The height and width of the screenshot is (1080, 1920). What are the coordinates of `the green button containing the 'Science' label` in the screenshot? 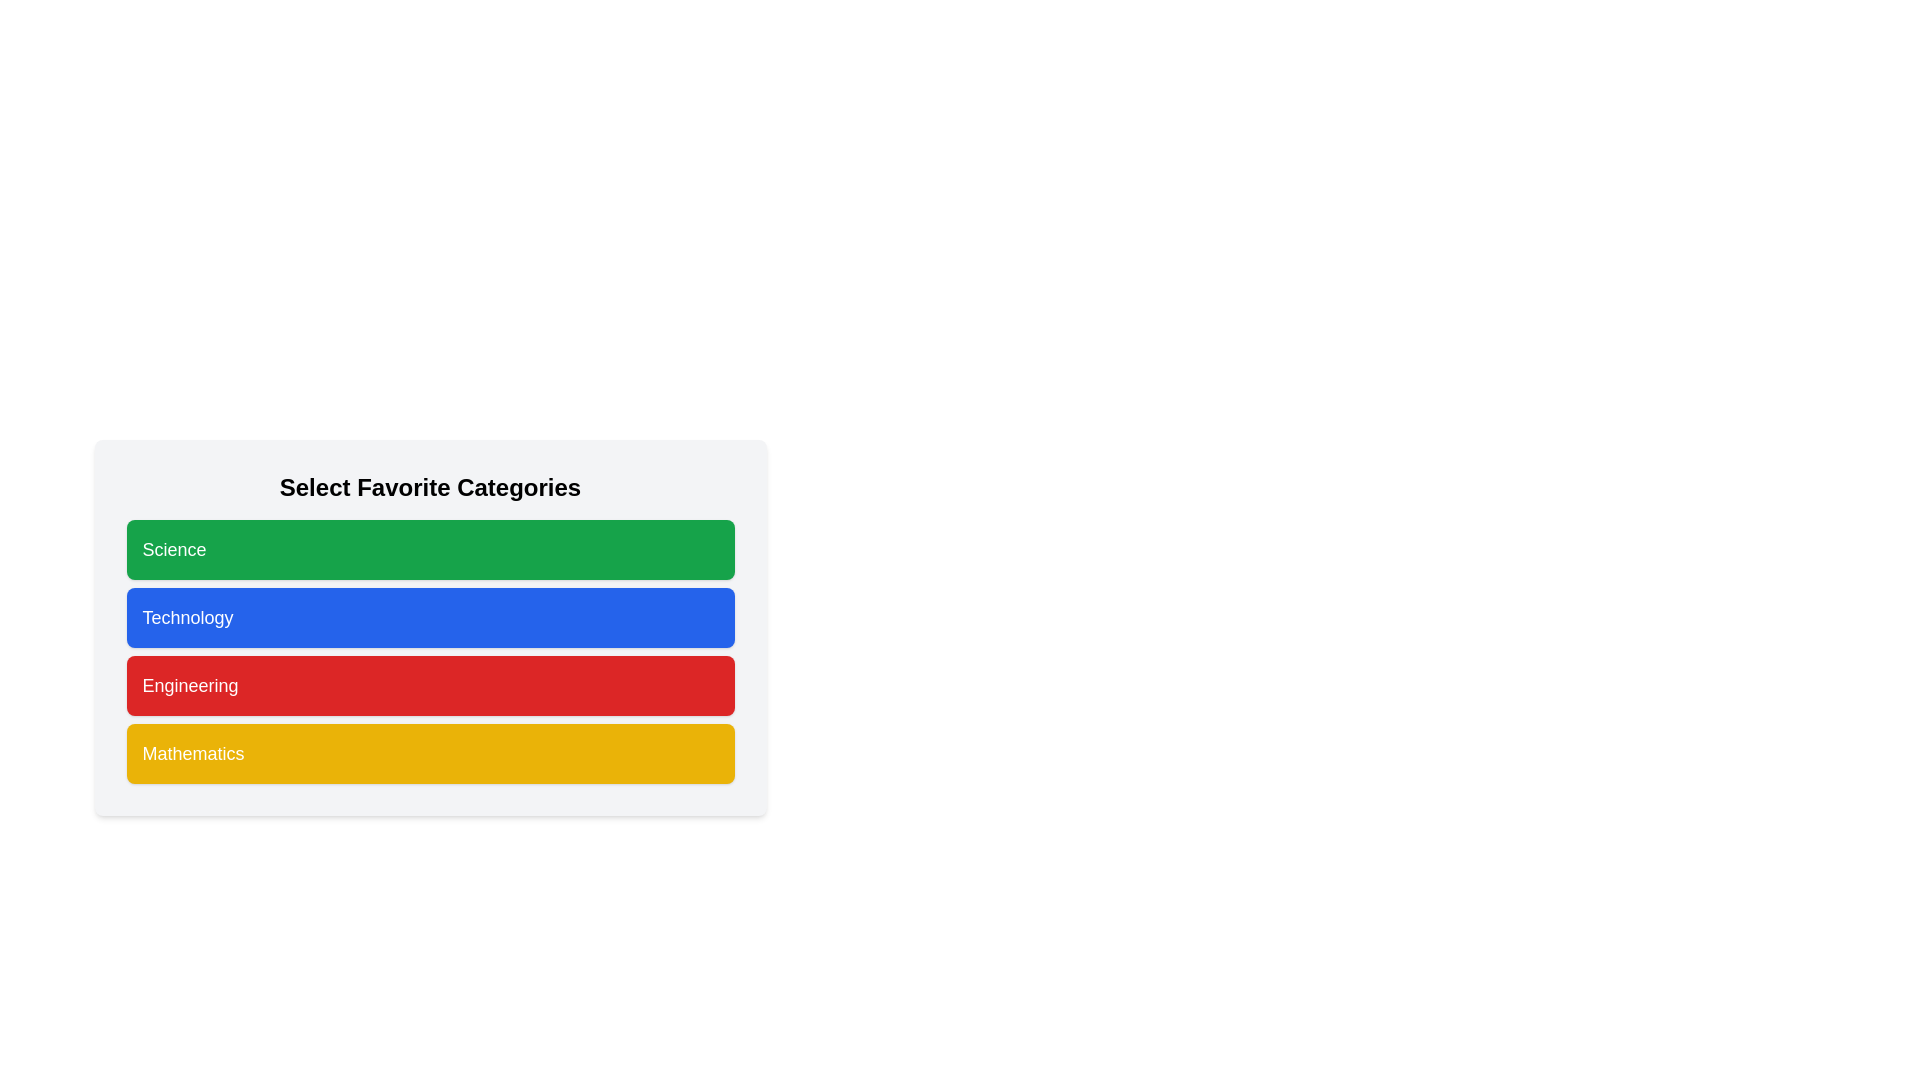 It's located at (174, 550).